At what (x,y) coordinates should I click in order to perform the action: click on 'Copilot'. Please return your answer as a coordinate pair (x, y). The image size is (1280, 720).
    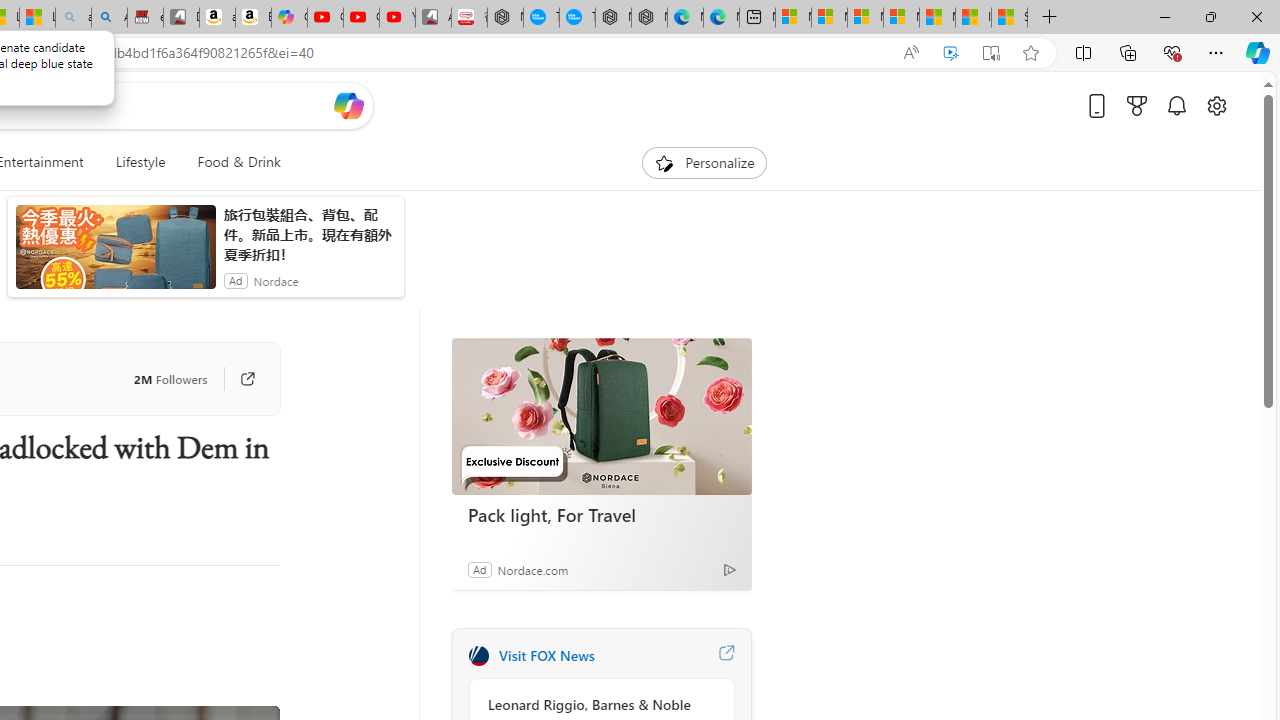
    Looking at the image, I should click on (288, 17).